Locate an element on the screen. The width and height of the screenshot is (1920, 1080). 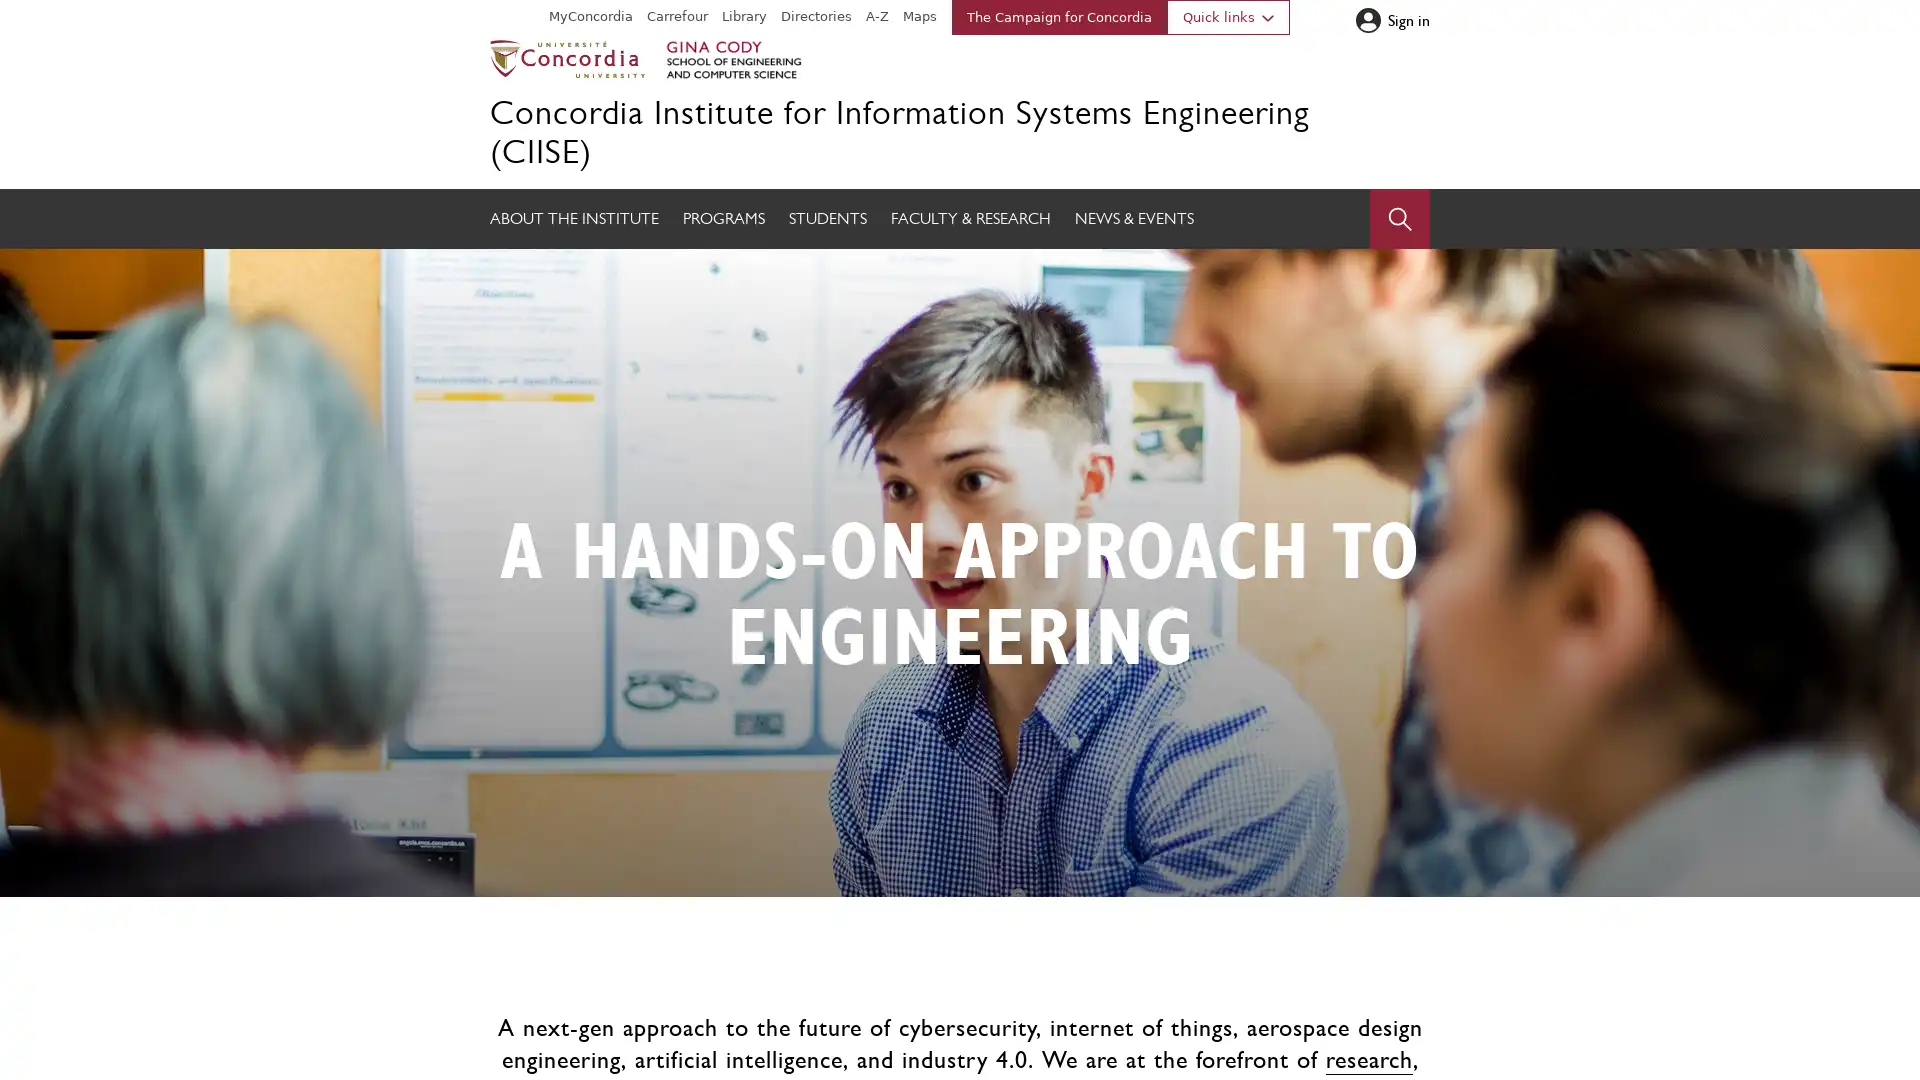
STUDENTS is located at coordinates (828, 219).